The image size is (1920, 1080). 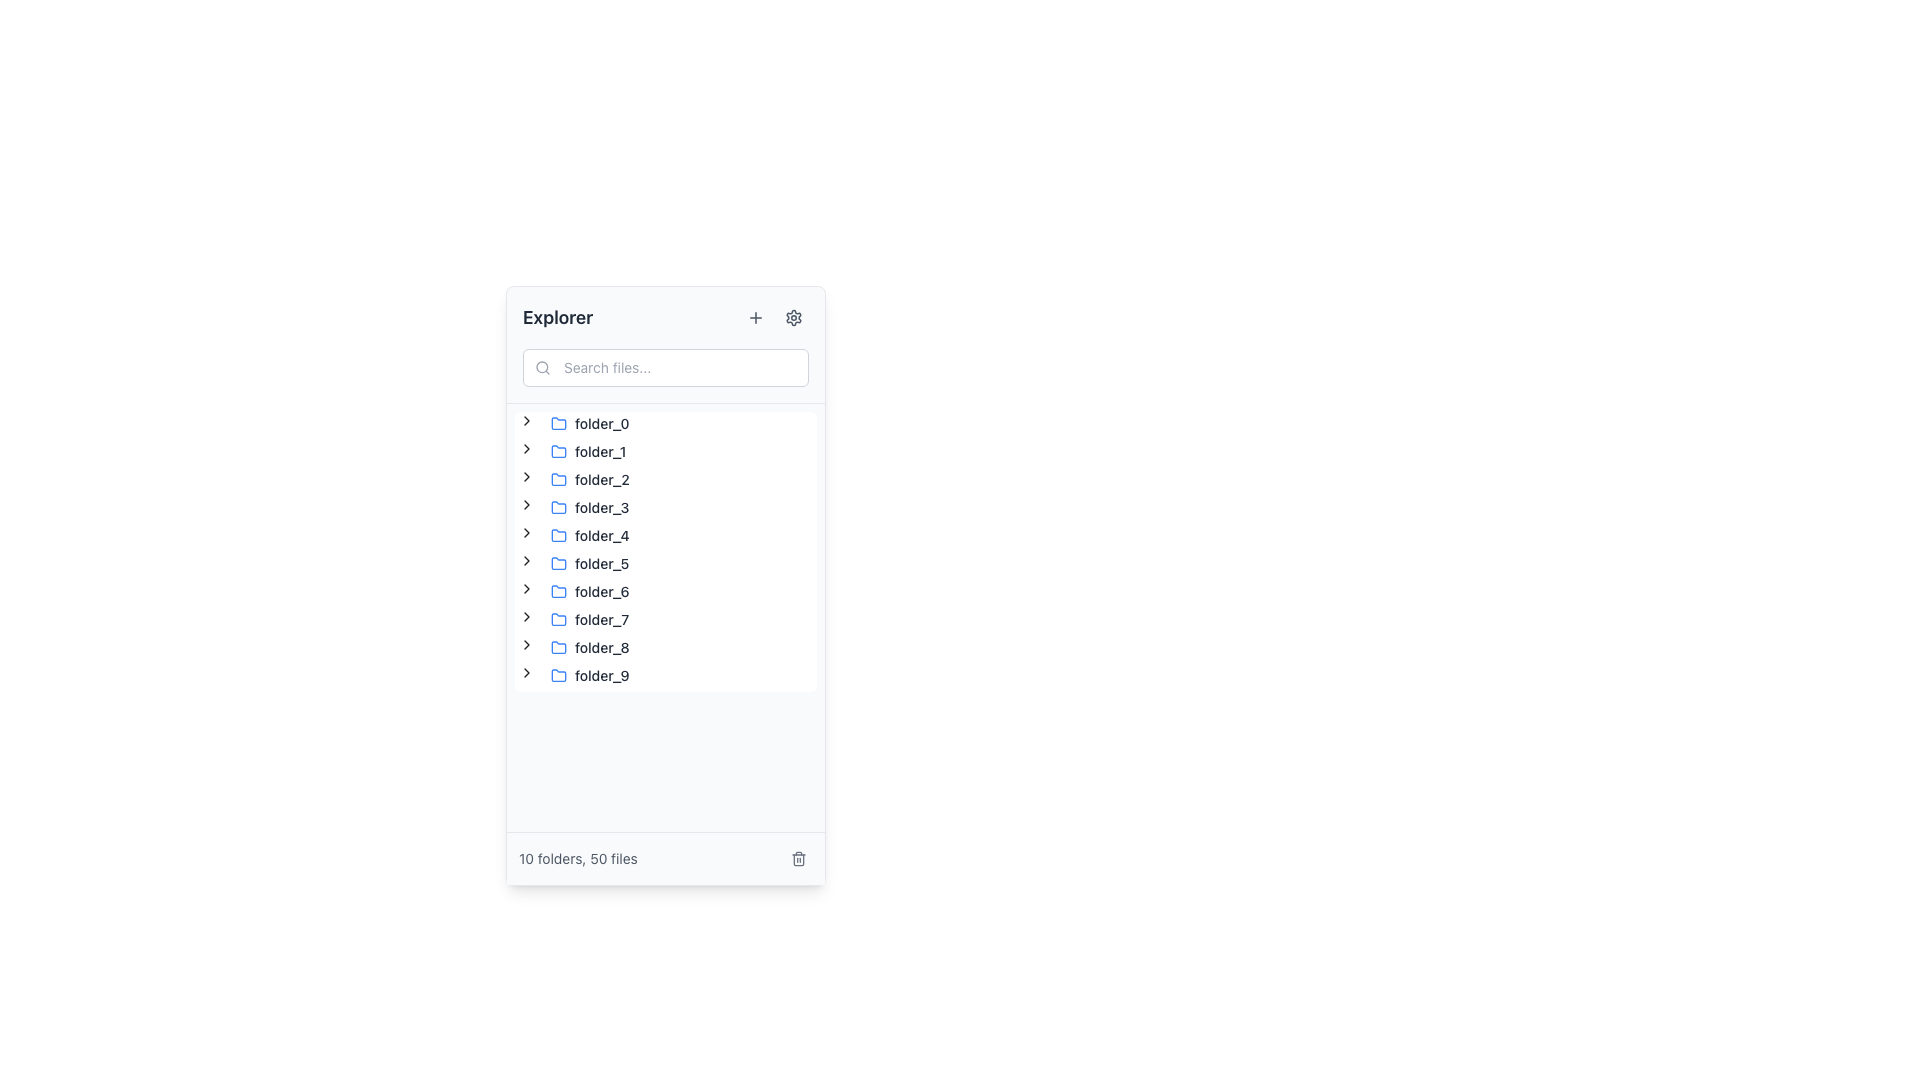 What do you see at coordinates (589, 535) in the screenshot?
I see `the list item representing the folder labeled 'folder_4'` at bounding box center [589, 535].